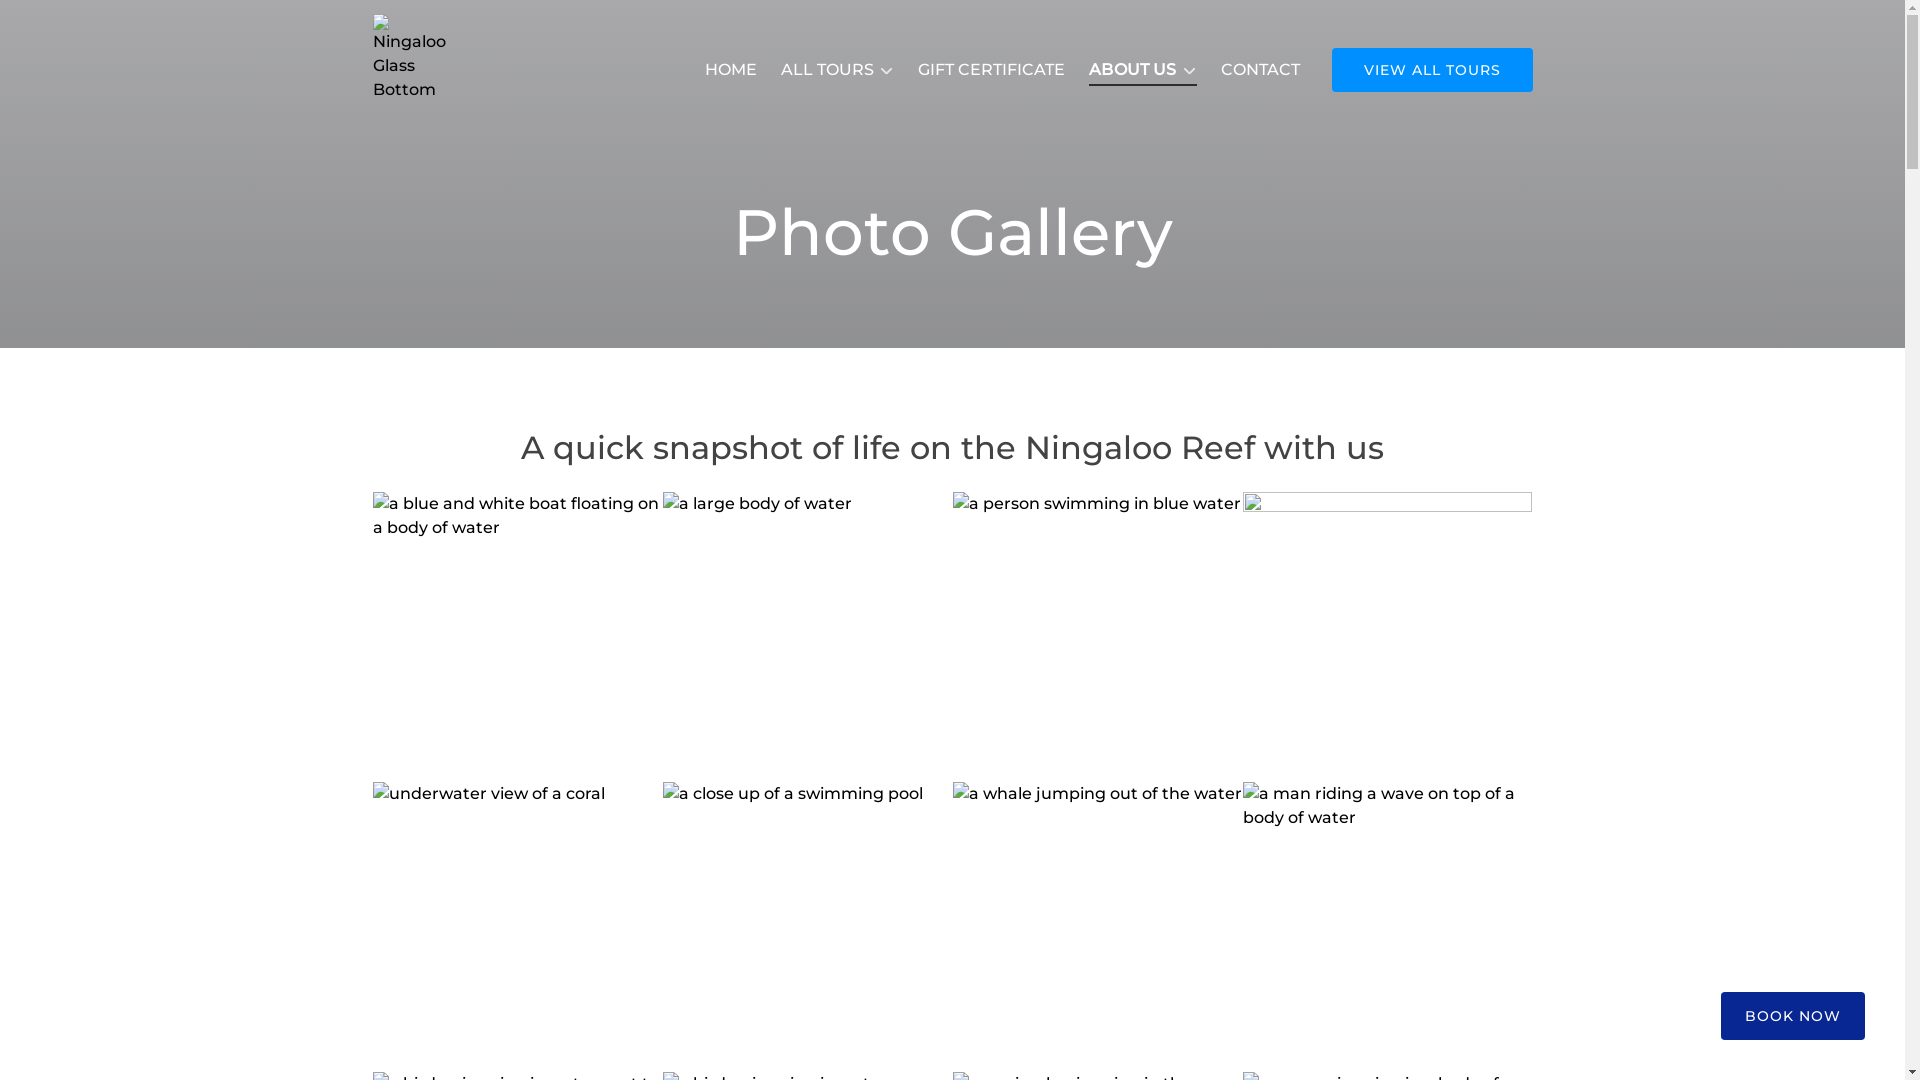 This screenshot has width=1920, height=1080. Describe the element at coordinates (729, 68) in the screenshot. I see `'HOME'` at that location.